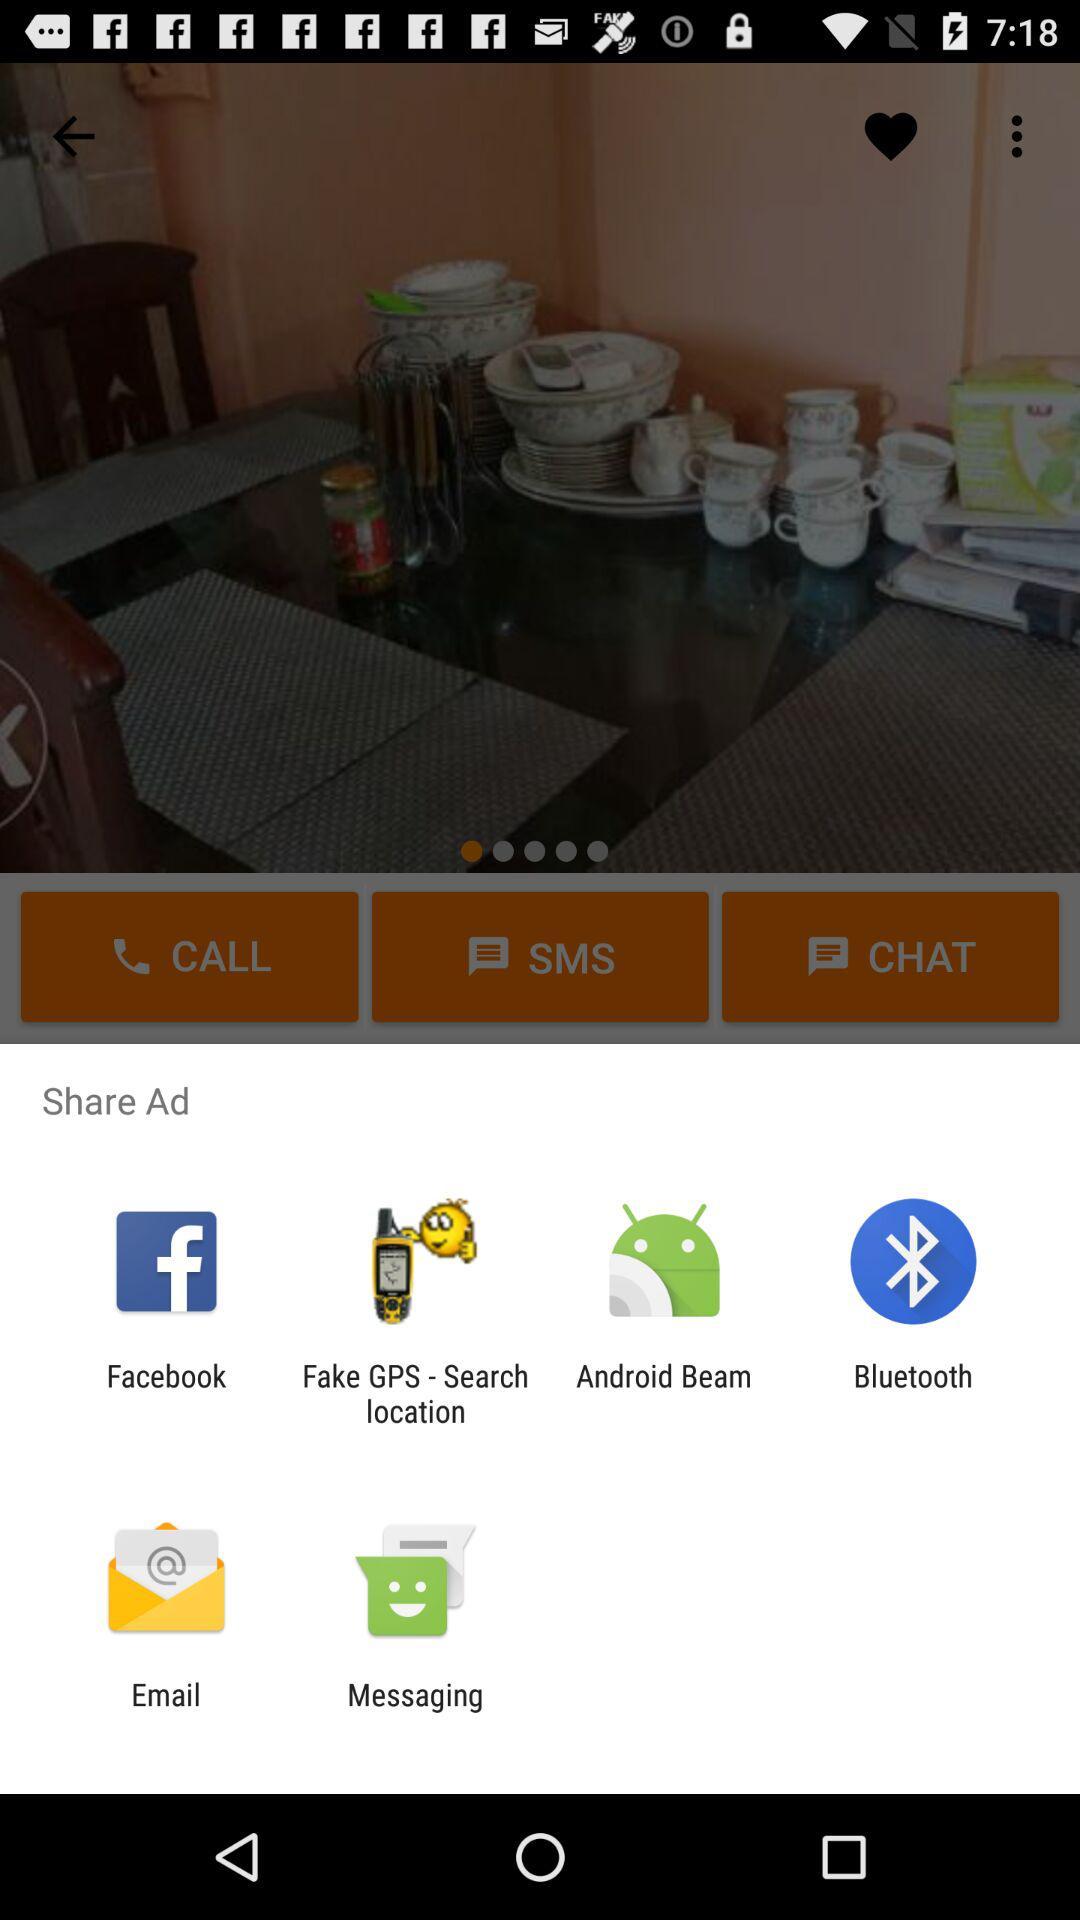 This screenshot has height=1920, width=1080. I want to click on the item next to android beam, so click(913, 1392).